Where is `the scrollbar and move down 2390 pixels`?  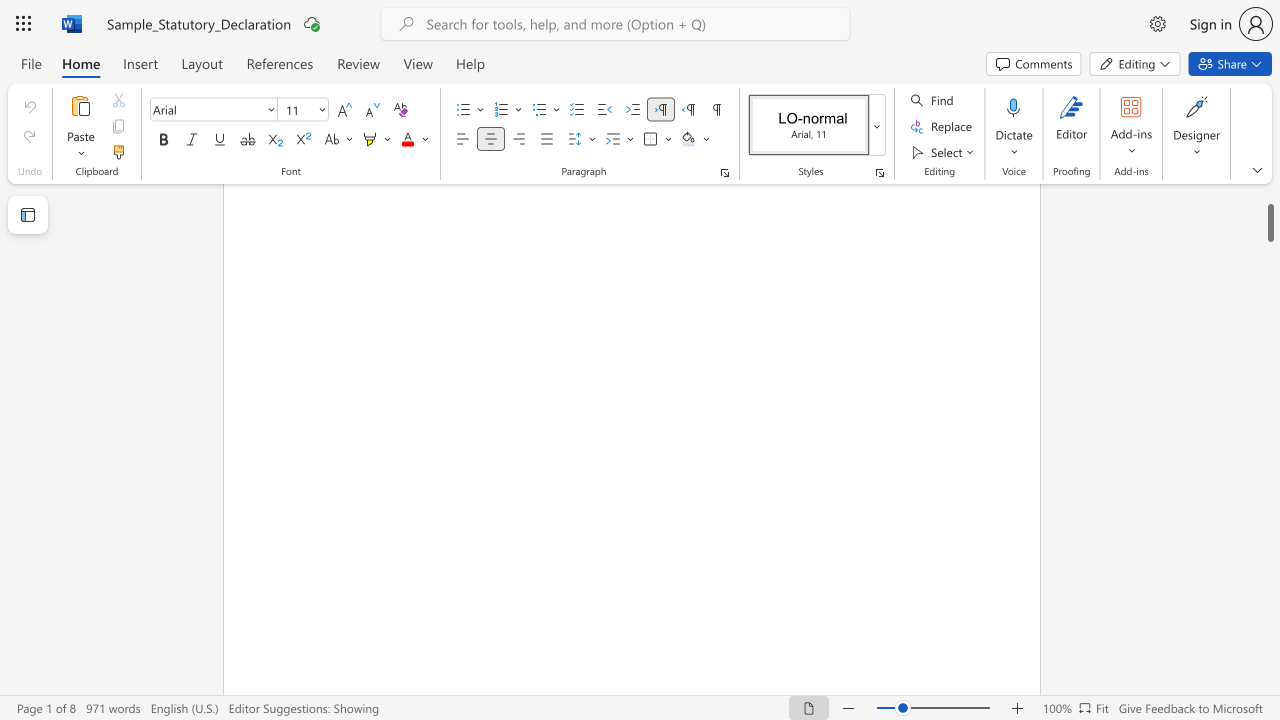
the scrollbar and move down 2390 pixels is located at coordinates (1269, 214).